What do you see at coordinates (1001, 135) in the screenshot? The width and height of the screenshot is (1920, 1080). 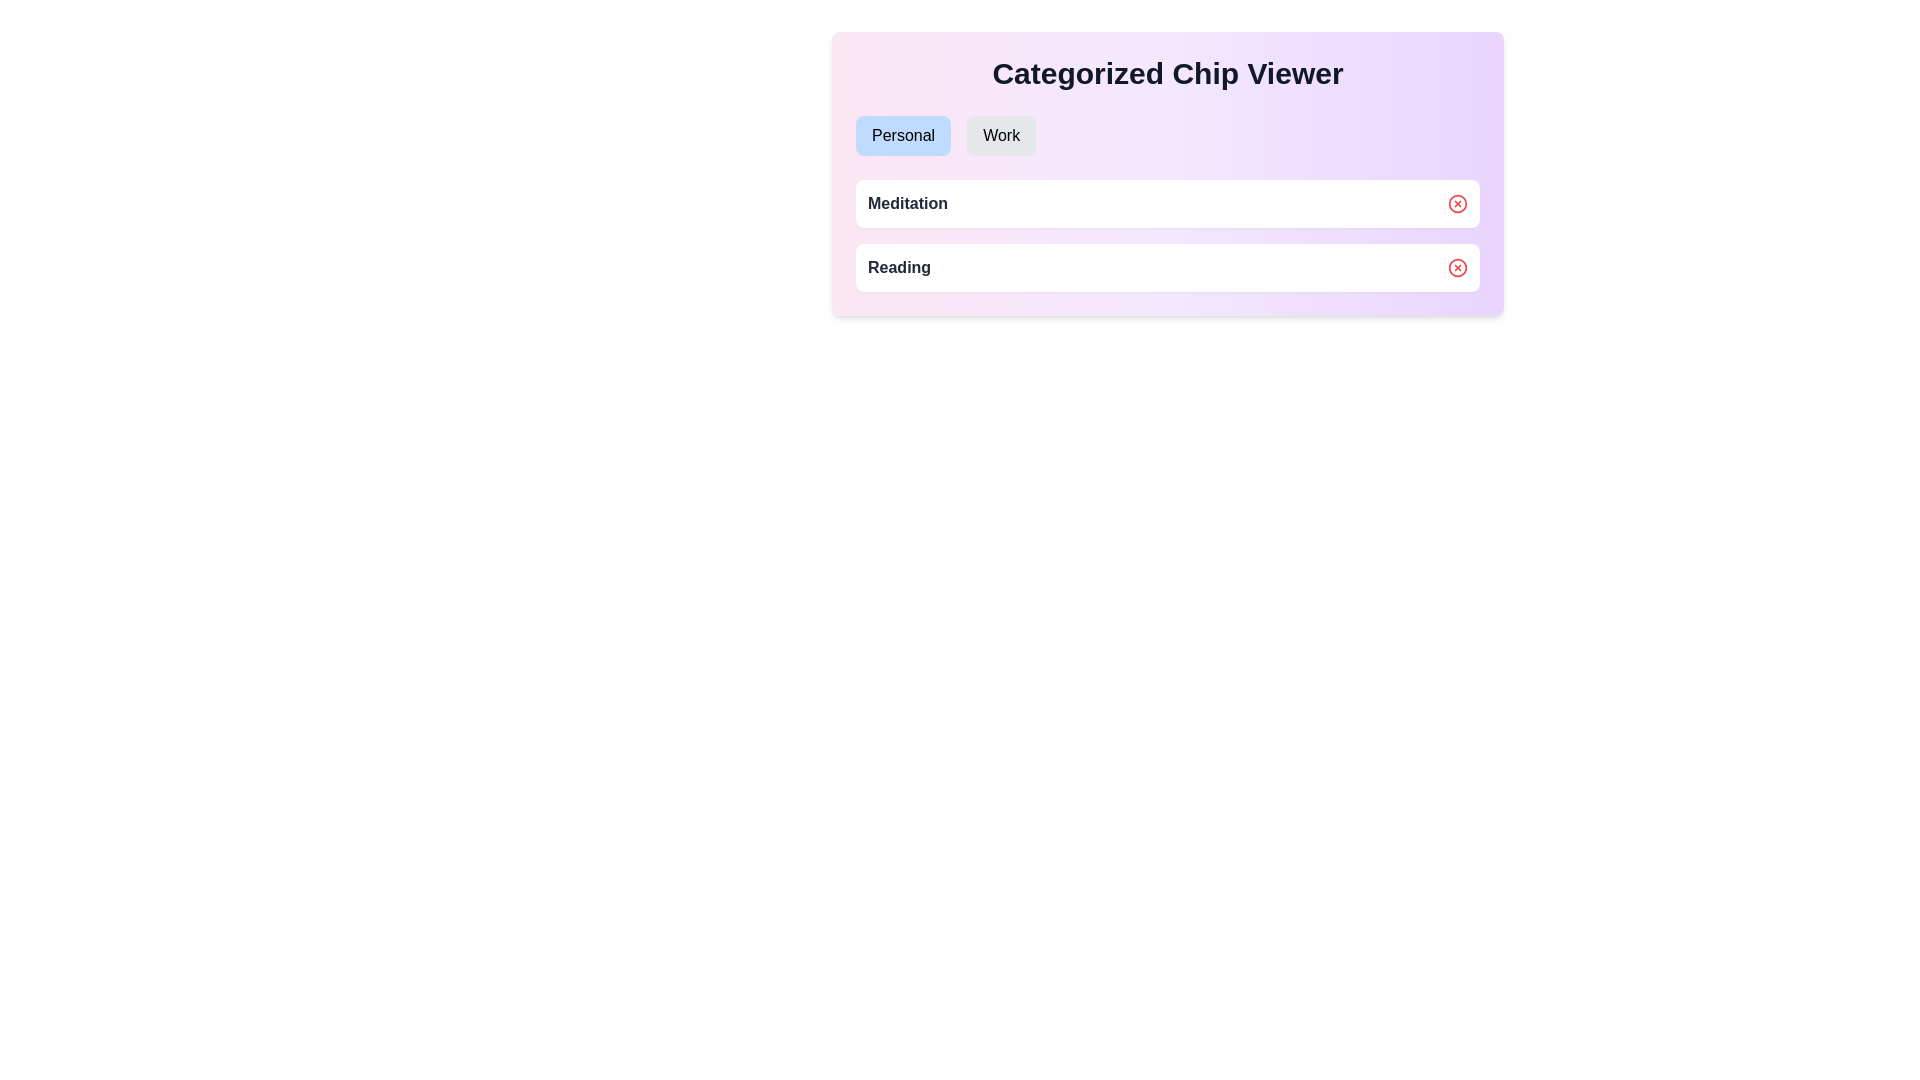 I see `the Work tab to switch the active view` at bounding box center [1001, 135].